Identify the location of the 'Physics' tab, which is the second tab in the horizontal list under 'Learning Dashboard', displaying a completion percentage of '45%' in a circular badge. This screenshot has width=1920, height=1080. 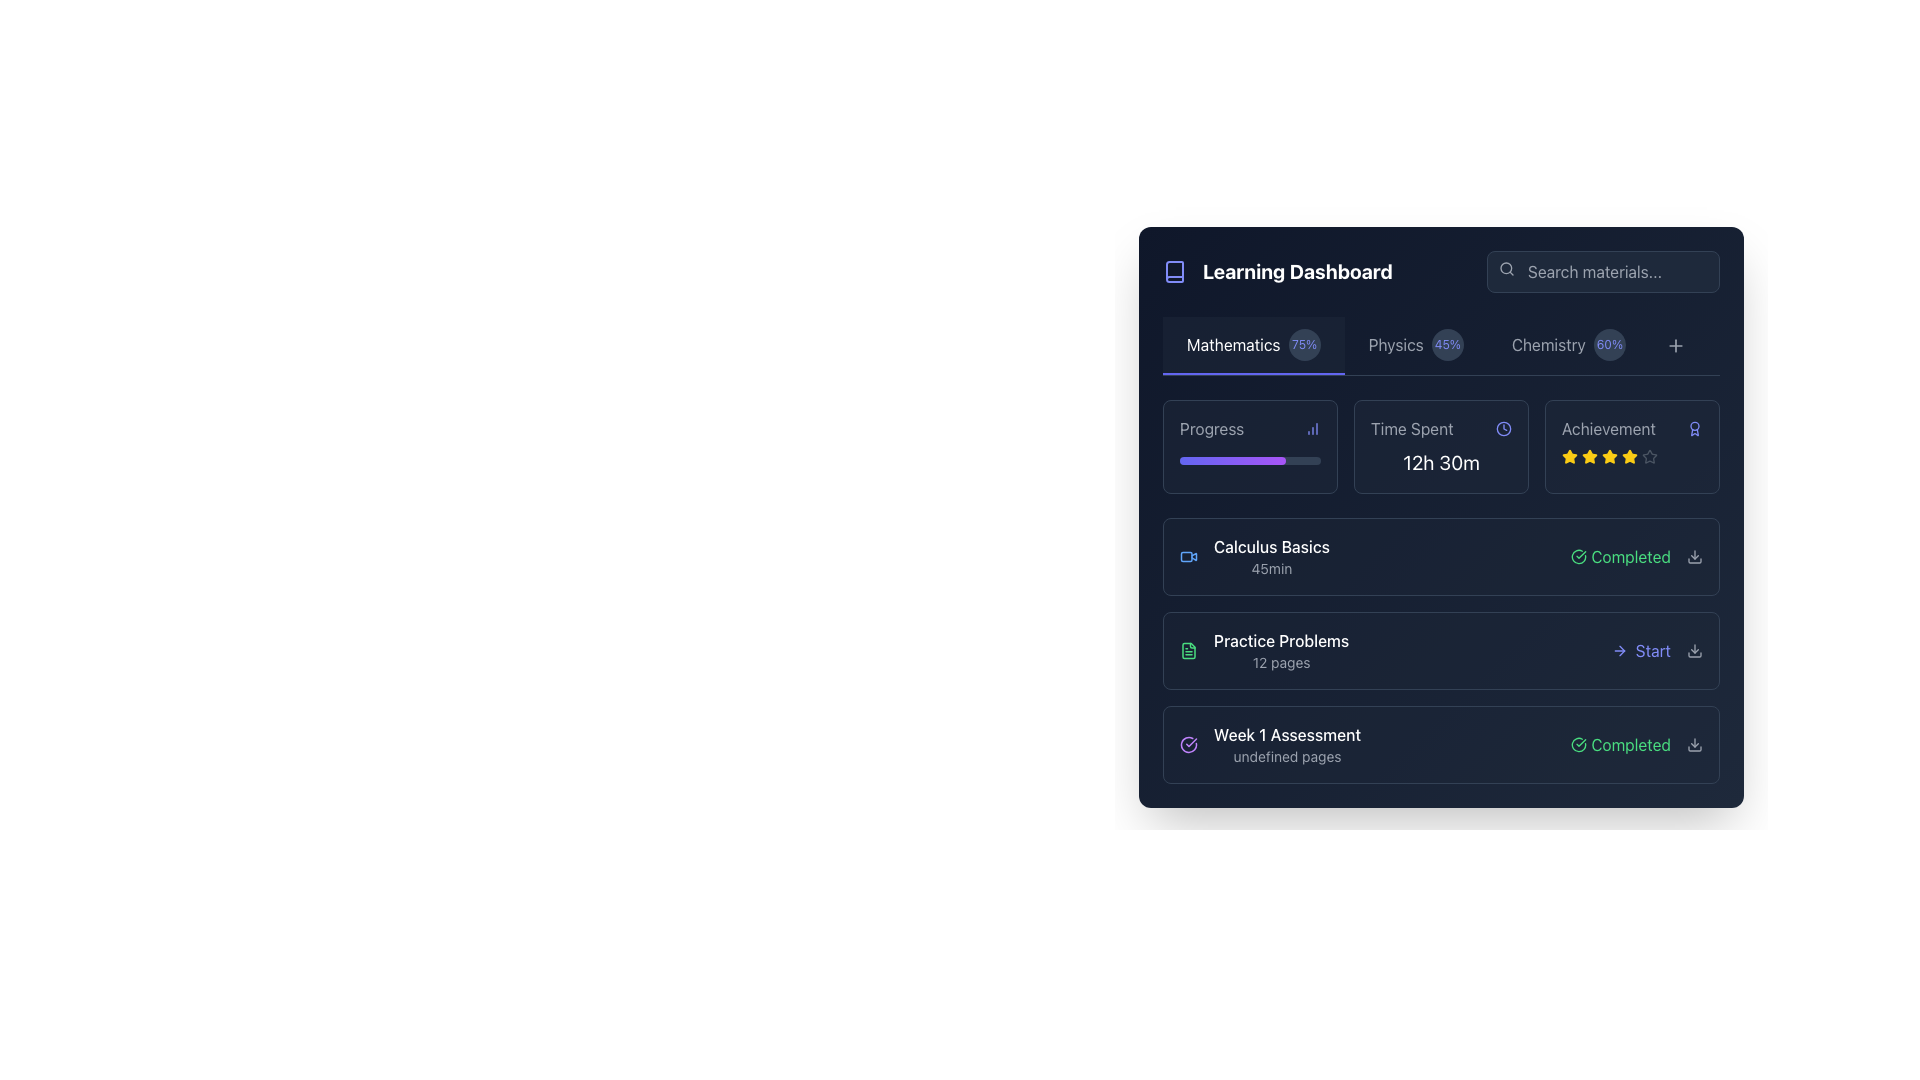
(1415, 345).